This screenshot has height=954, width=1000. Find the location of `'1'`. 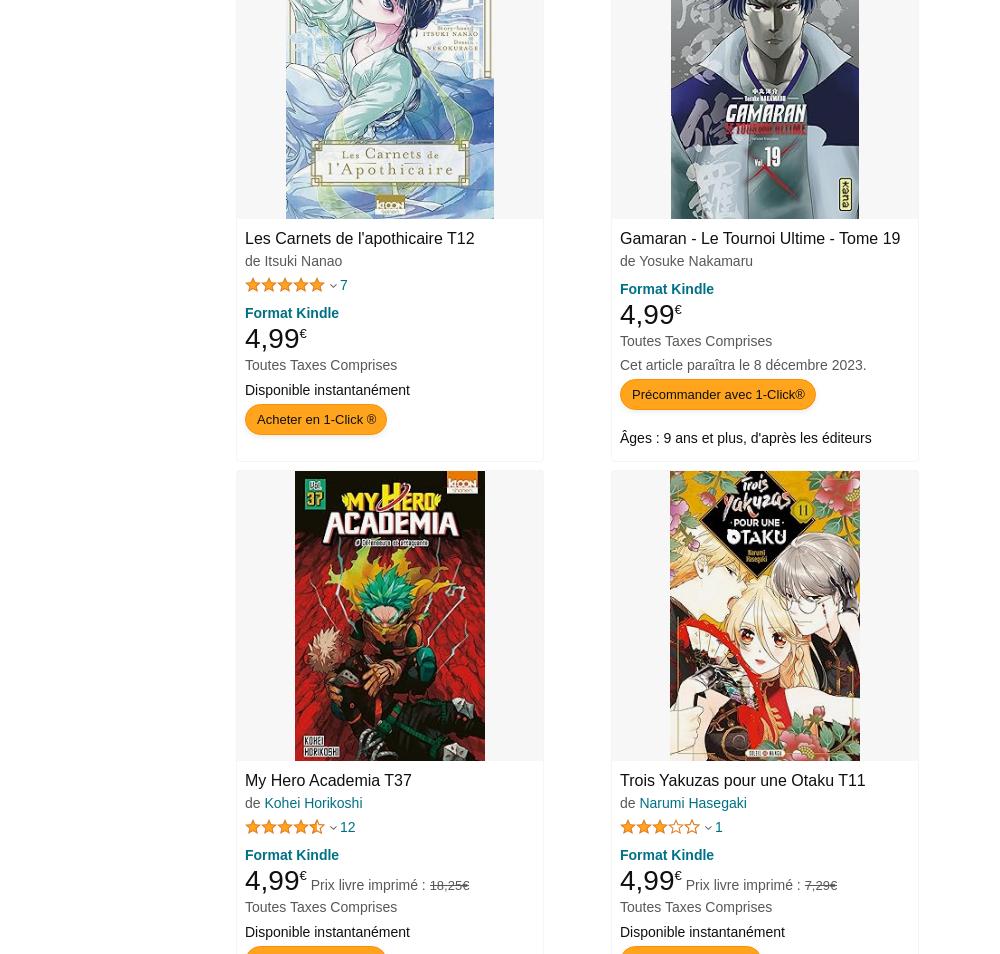

'1' is located at coordinates (717, 825).